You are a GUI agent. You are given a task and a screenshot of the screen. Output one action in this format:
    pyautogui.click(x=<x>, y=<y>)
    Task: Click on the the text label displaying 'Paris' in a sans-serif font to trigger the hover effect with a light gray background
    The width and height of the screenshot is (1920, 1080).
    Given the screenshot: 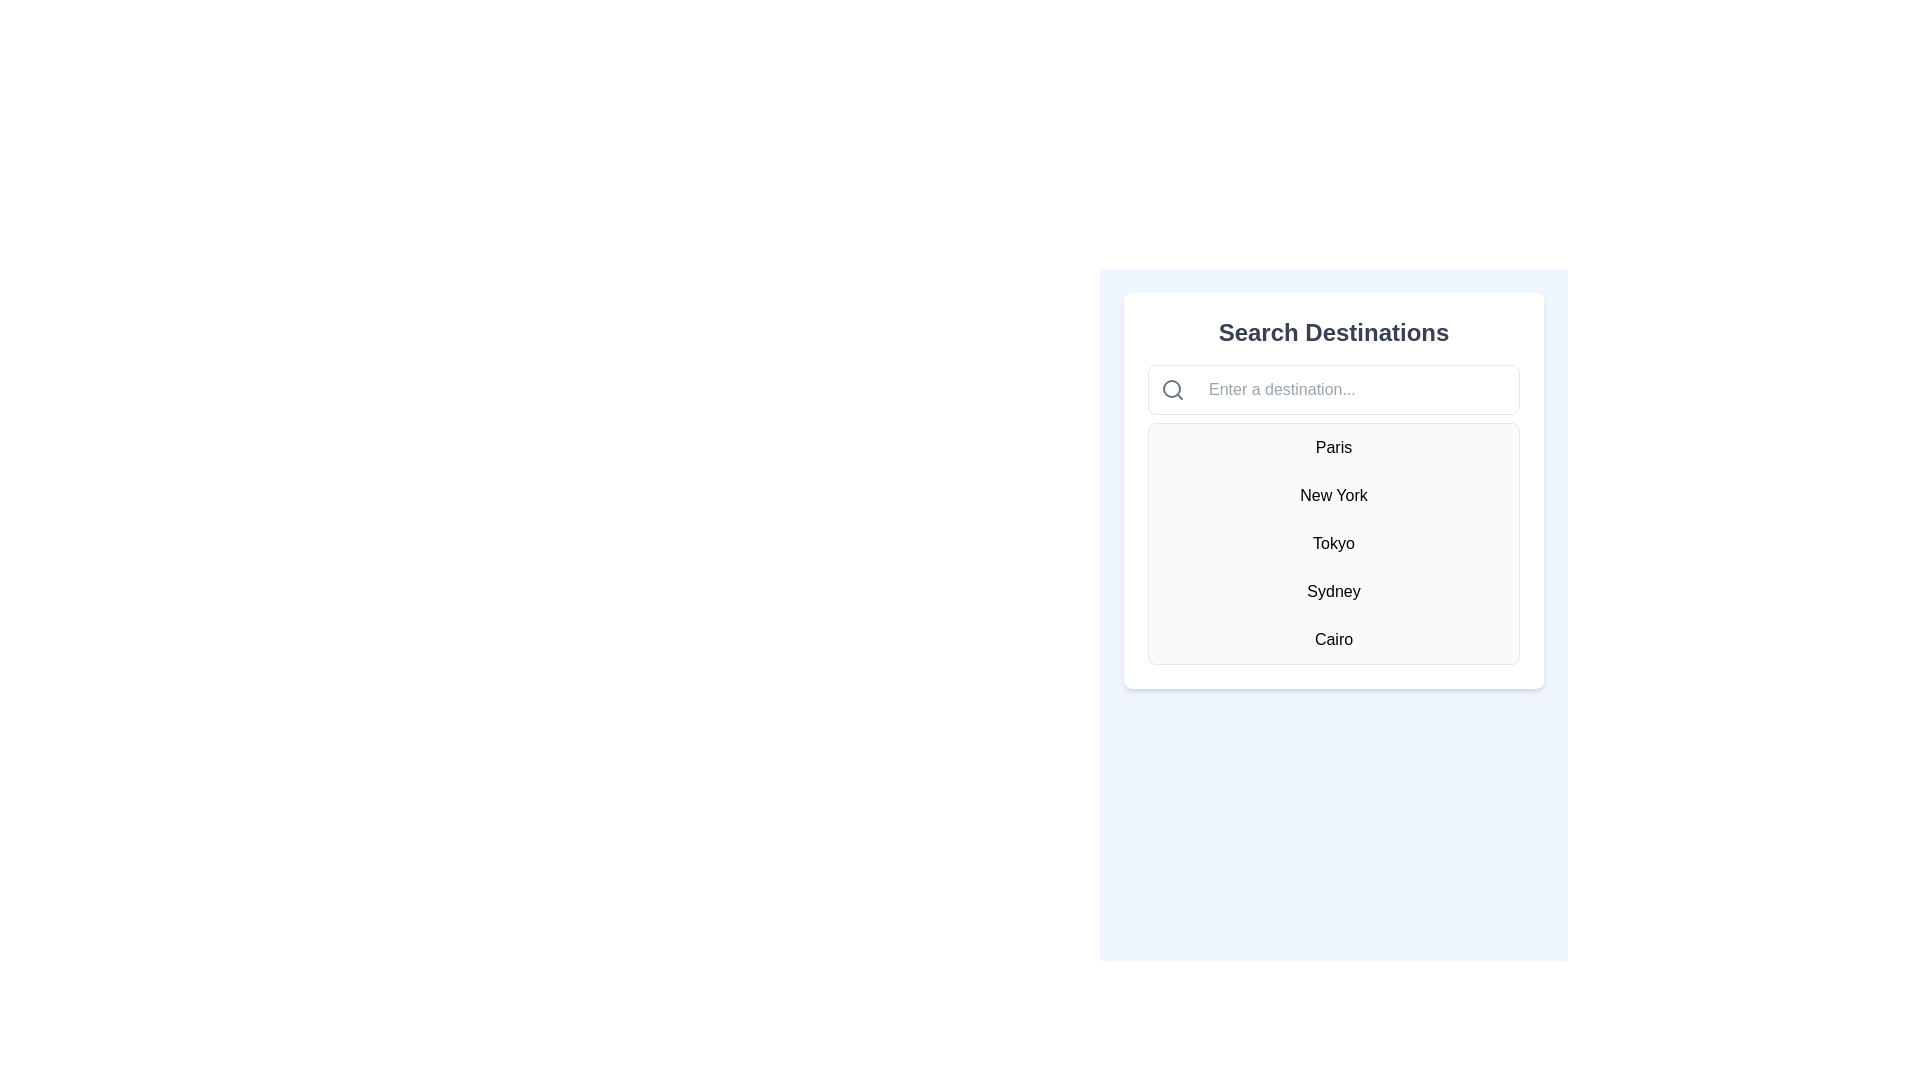 What is the action you would take?
    pyautogui.click(x=1334, y=446)
    